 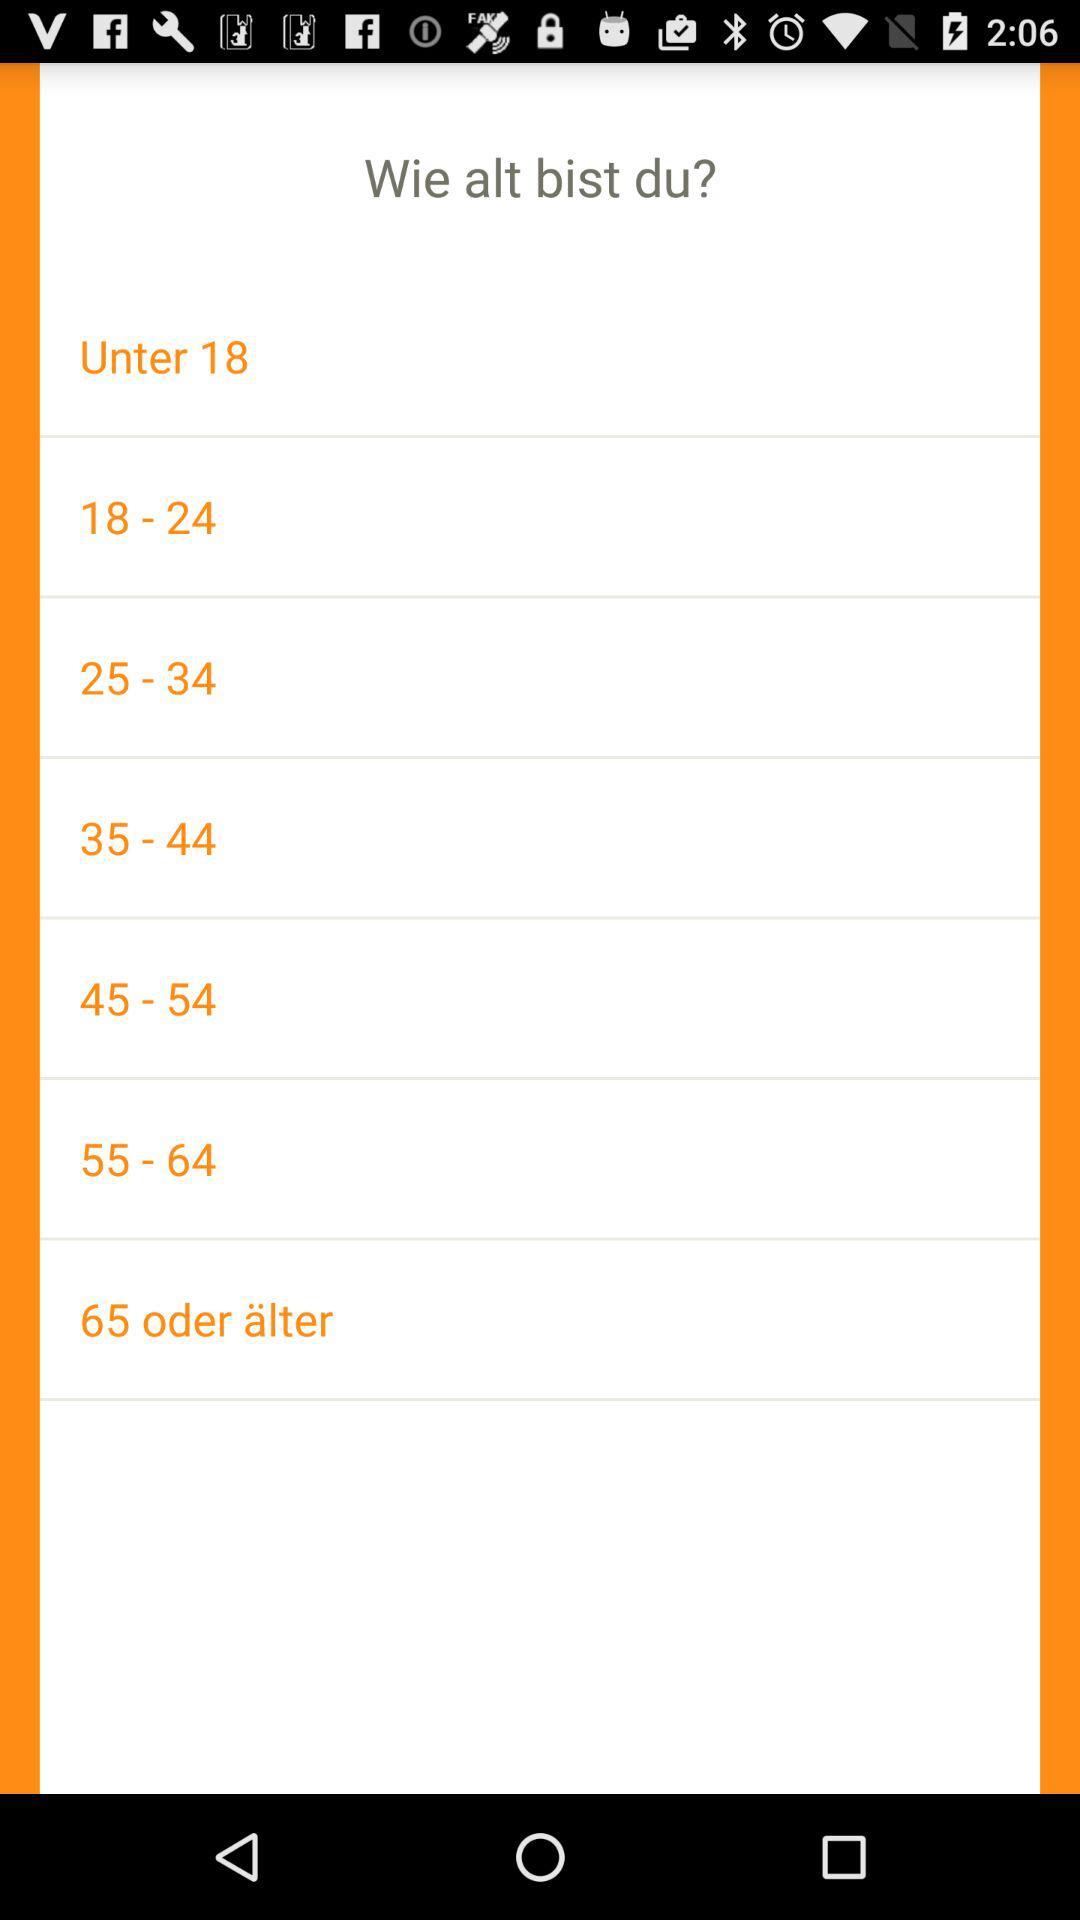 What do you see at coordinates (540, 356) in the screenshot?
I see `the app above 18 - 24 app` at bounding box center [540, 356].